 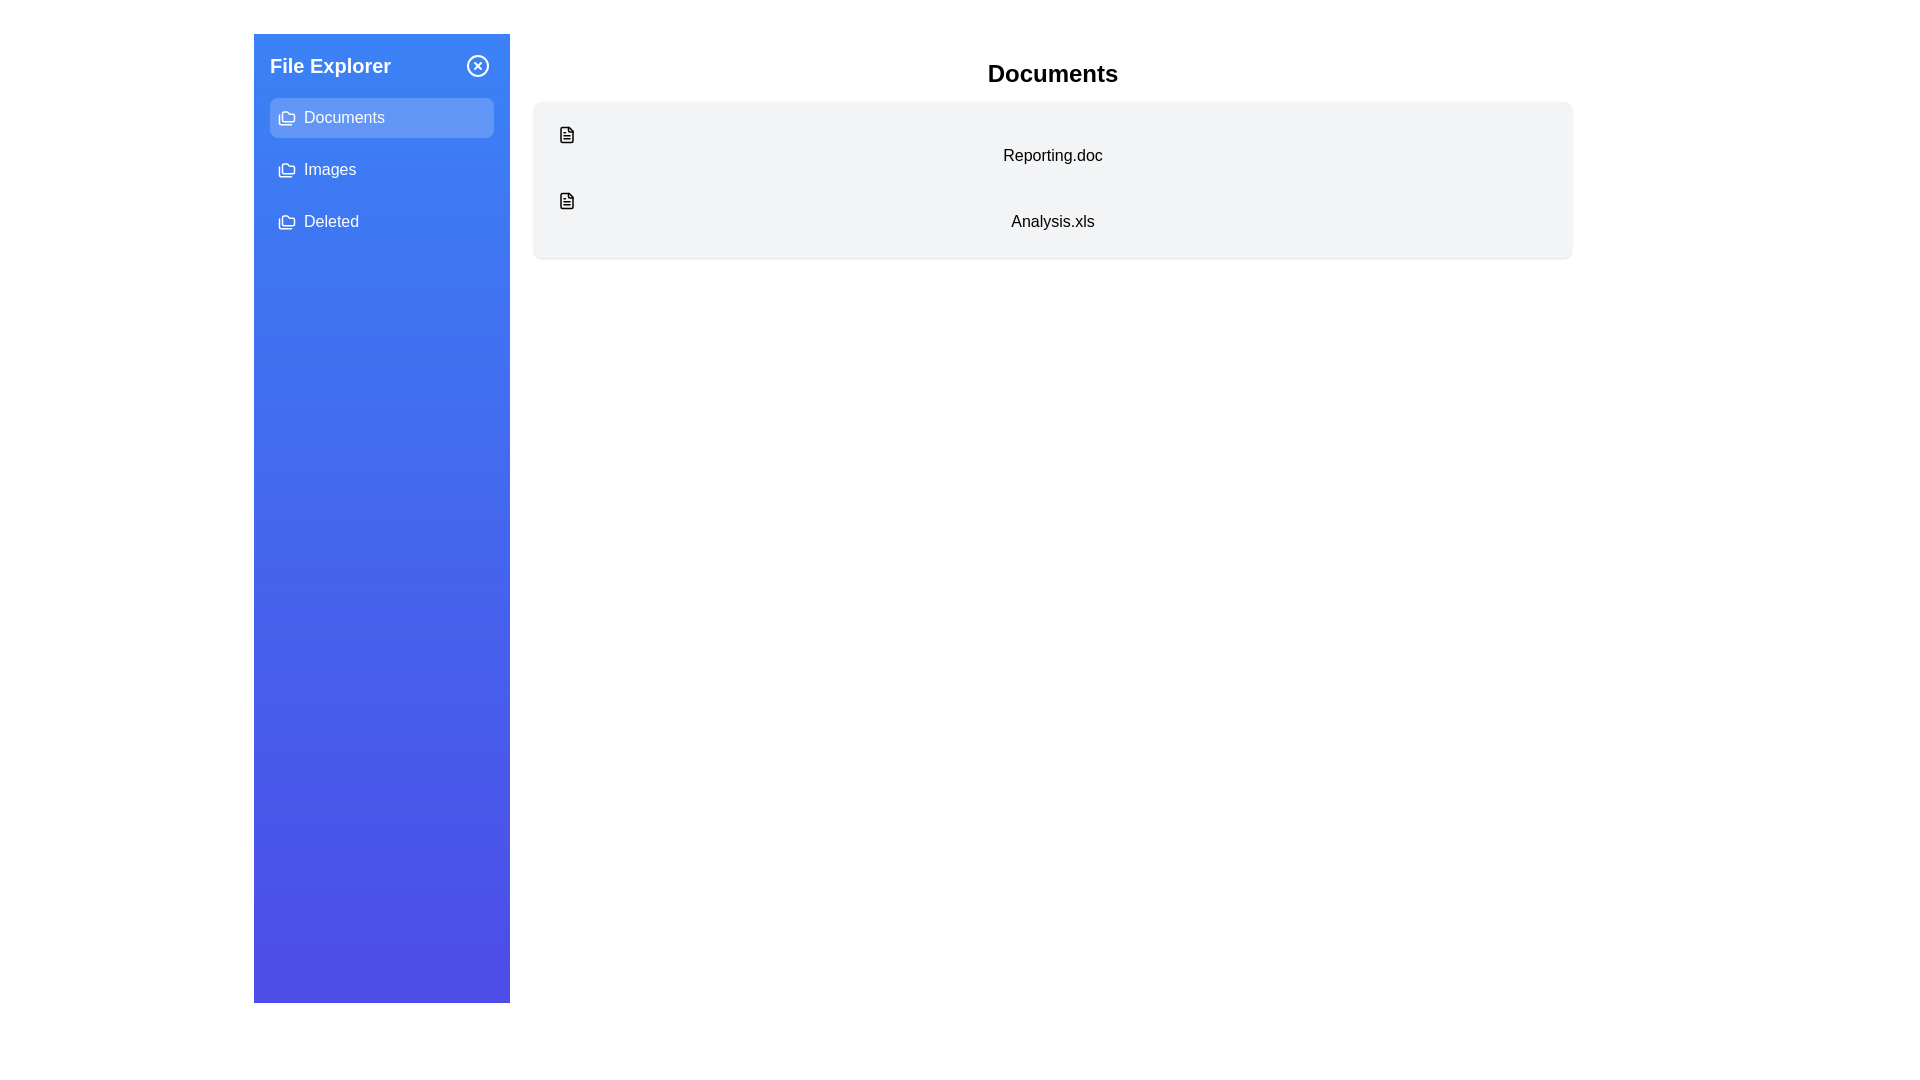 What do you see at coordinates (477, 64) in the screenshot?
I see `the close button (X icon) to hide the sidebar` at bounding box center [477, 64].